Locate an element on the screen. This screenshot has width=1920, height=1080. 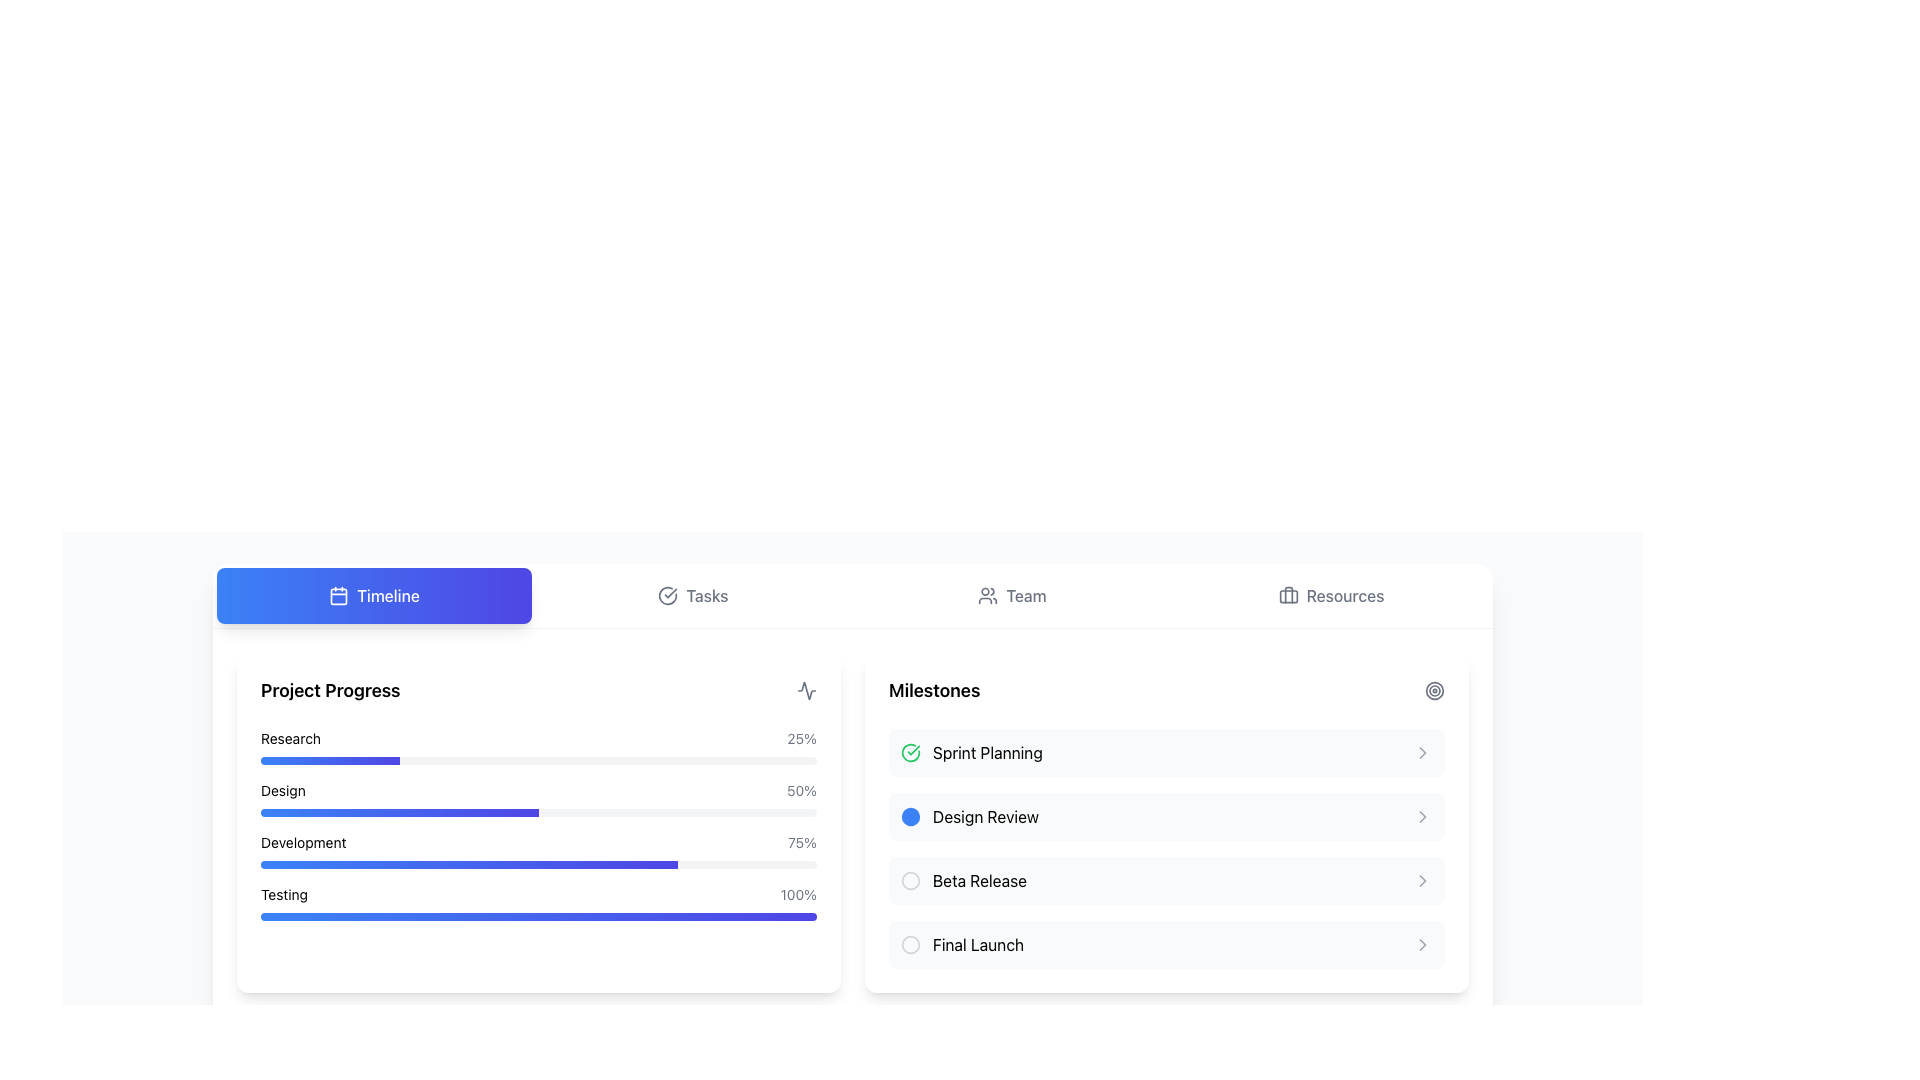
the first button in the horizontal menu at the top of the interface is located at coordinates (374, 595).